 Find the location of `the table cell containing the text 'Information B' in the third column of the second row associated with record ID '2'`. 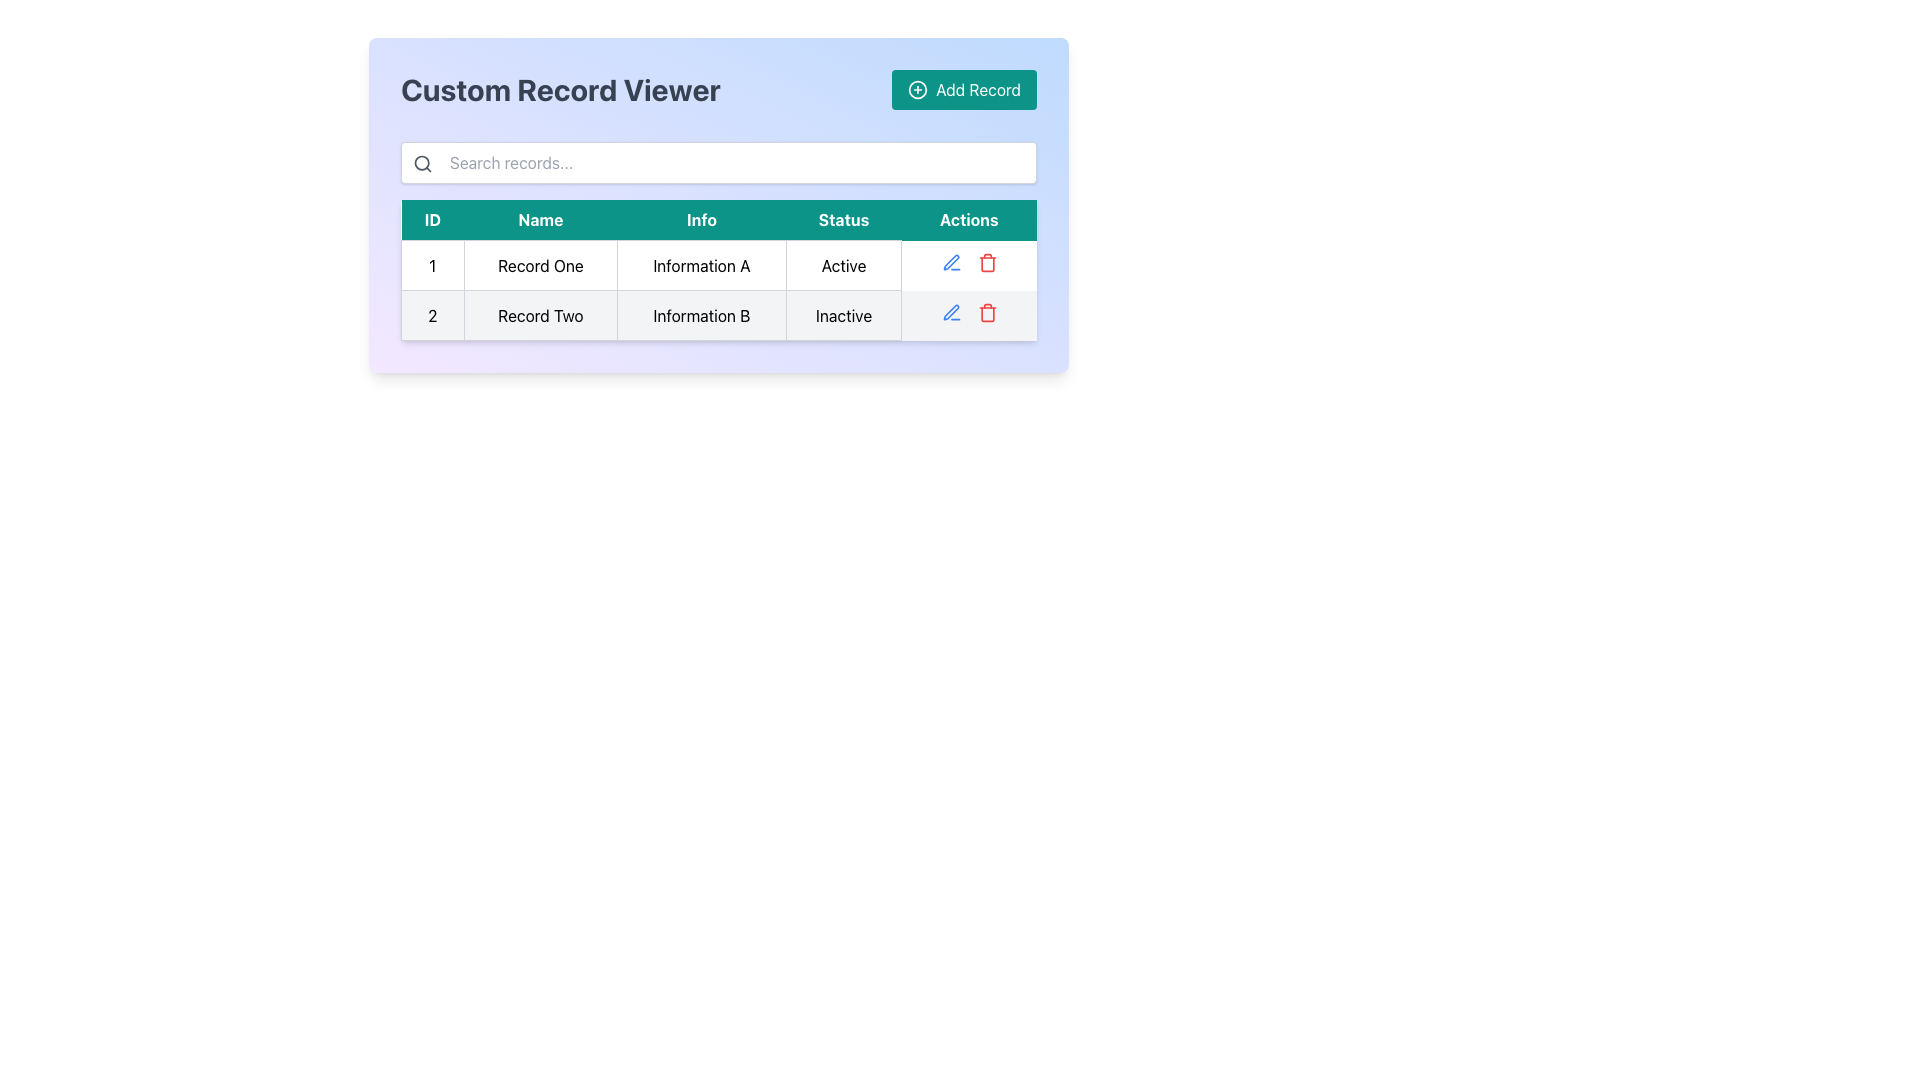

the table cell containing the text 'Information B' in the third column of the second row associated with record ID '2' is located at coordinates (701, 315).